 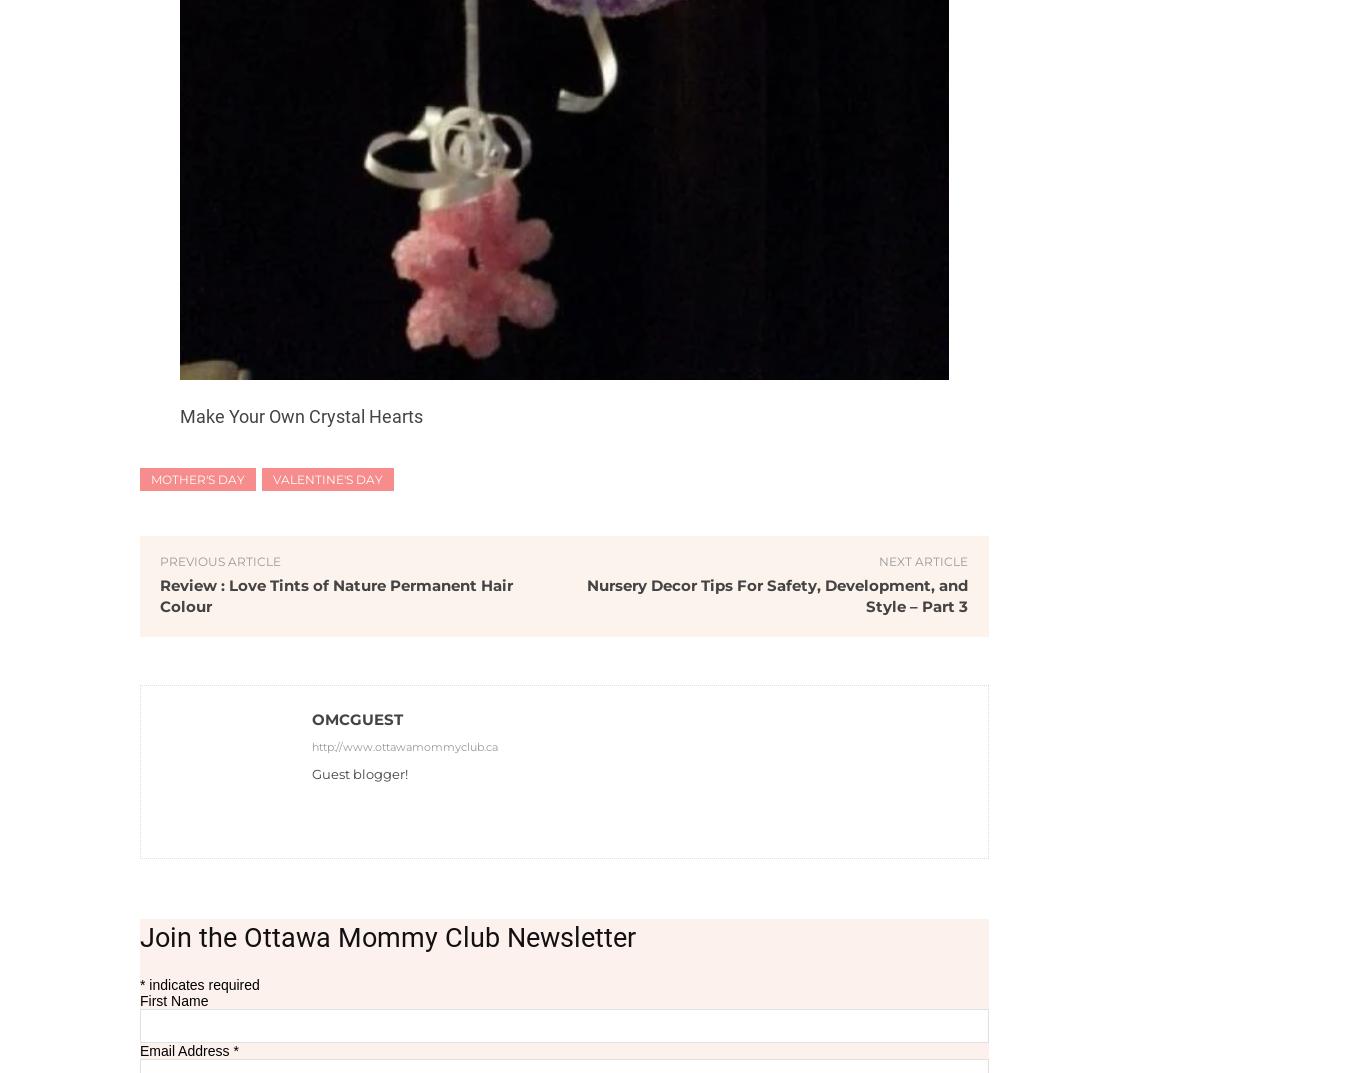 What do you see at coordinates (174, 999) in the screenshot?
I see `'First Name'` at bounding box center [174, 999].